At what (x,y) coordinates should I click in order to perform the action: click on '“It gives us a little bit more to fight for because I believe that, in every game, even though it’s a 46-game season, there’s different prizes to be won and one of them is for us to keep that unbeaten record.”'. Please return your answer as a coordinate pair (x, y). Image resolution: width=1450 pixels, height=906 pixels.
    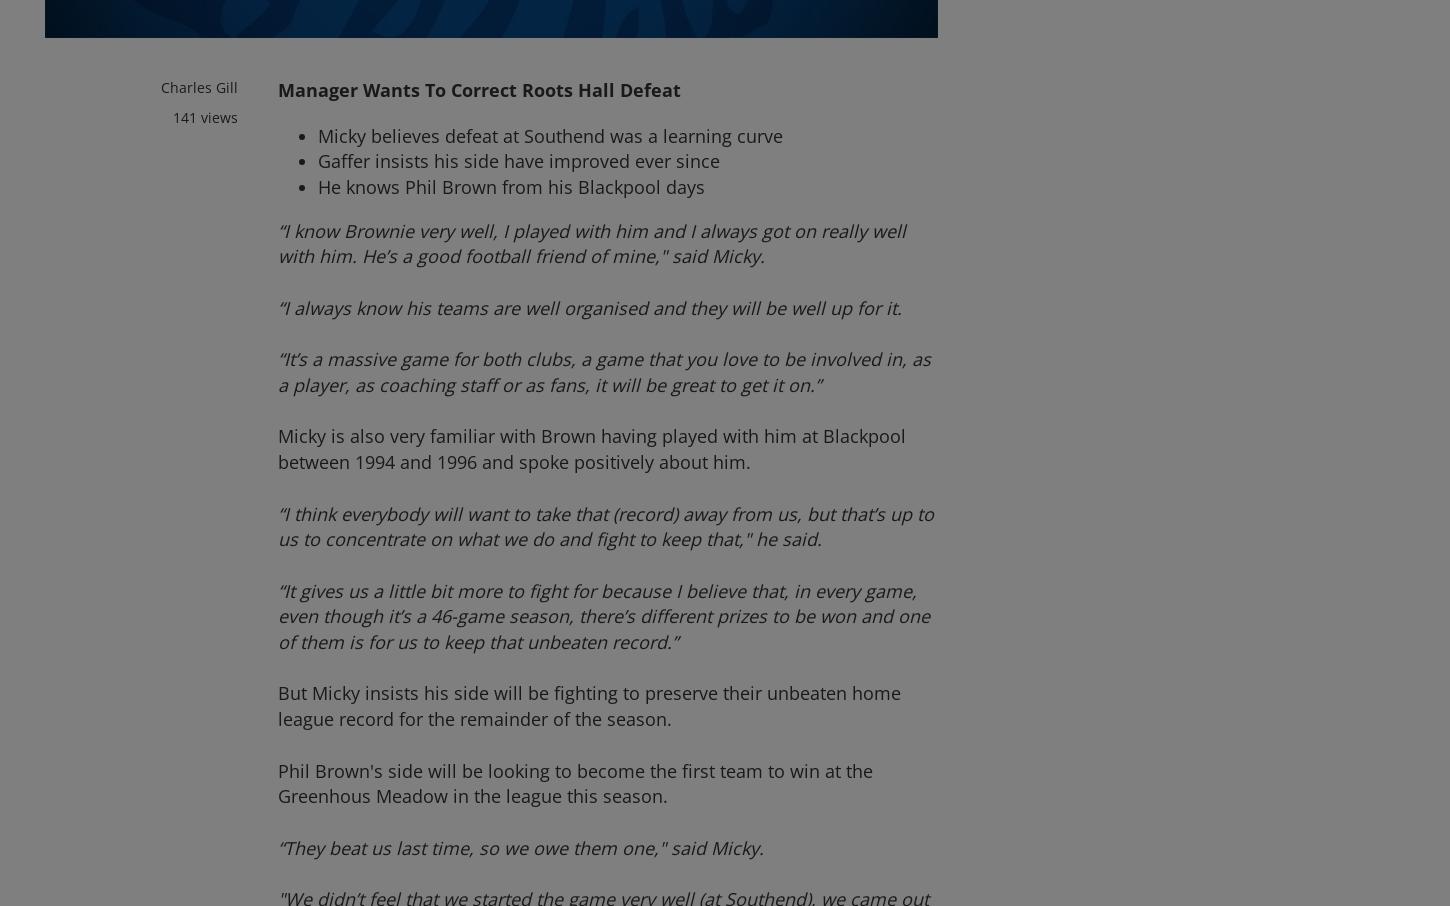
    Looking at the image, I should click on (604, 615).